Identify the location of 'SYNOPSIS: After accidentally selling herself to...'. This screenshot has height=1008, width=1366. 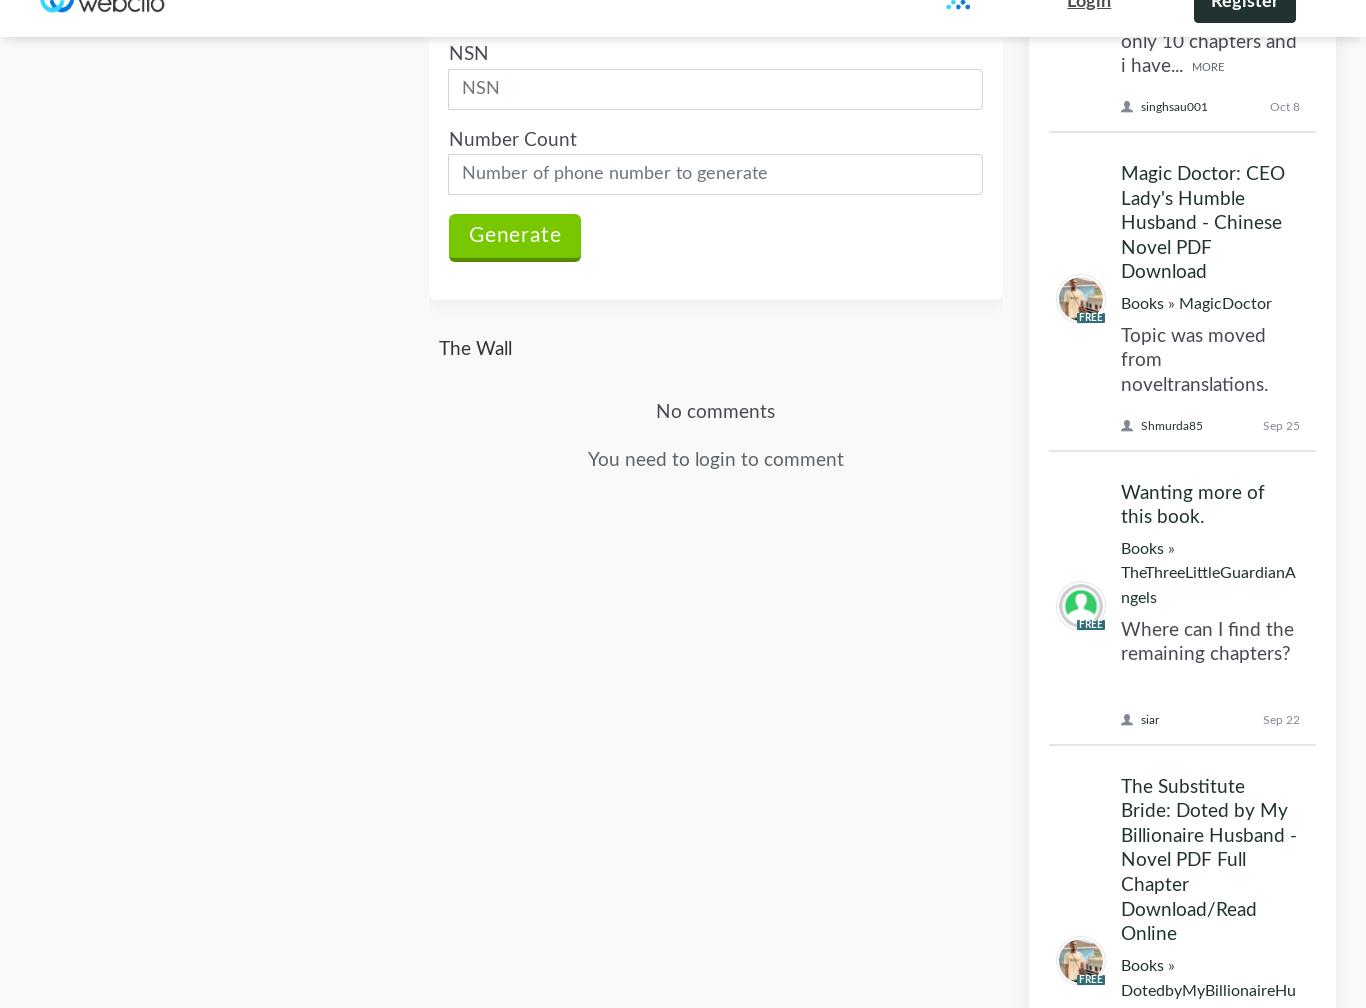
(1198, 414).